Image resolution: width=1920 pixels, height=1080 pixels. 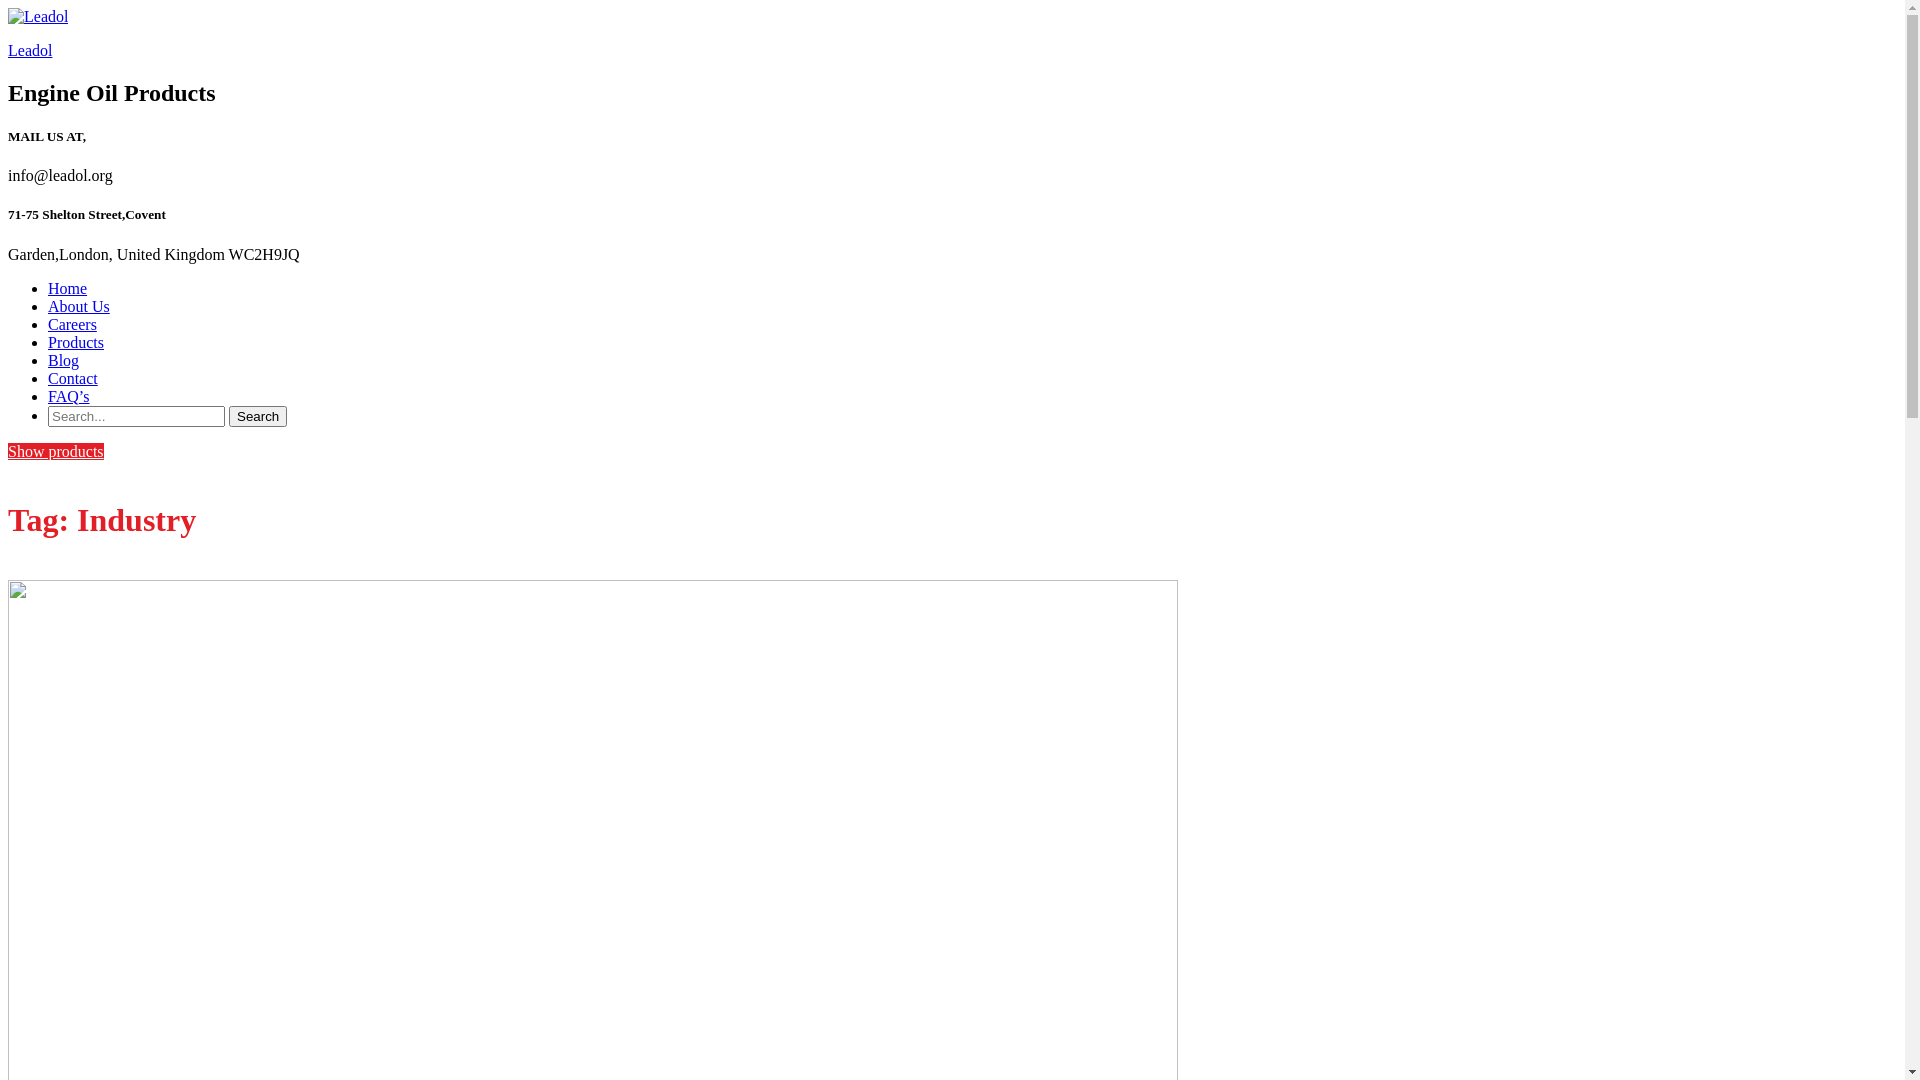 What do you see at coordinates (48, 360) in the screenshot?
I see `'Blog'` at bounding box center [48, 360].